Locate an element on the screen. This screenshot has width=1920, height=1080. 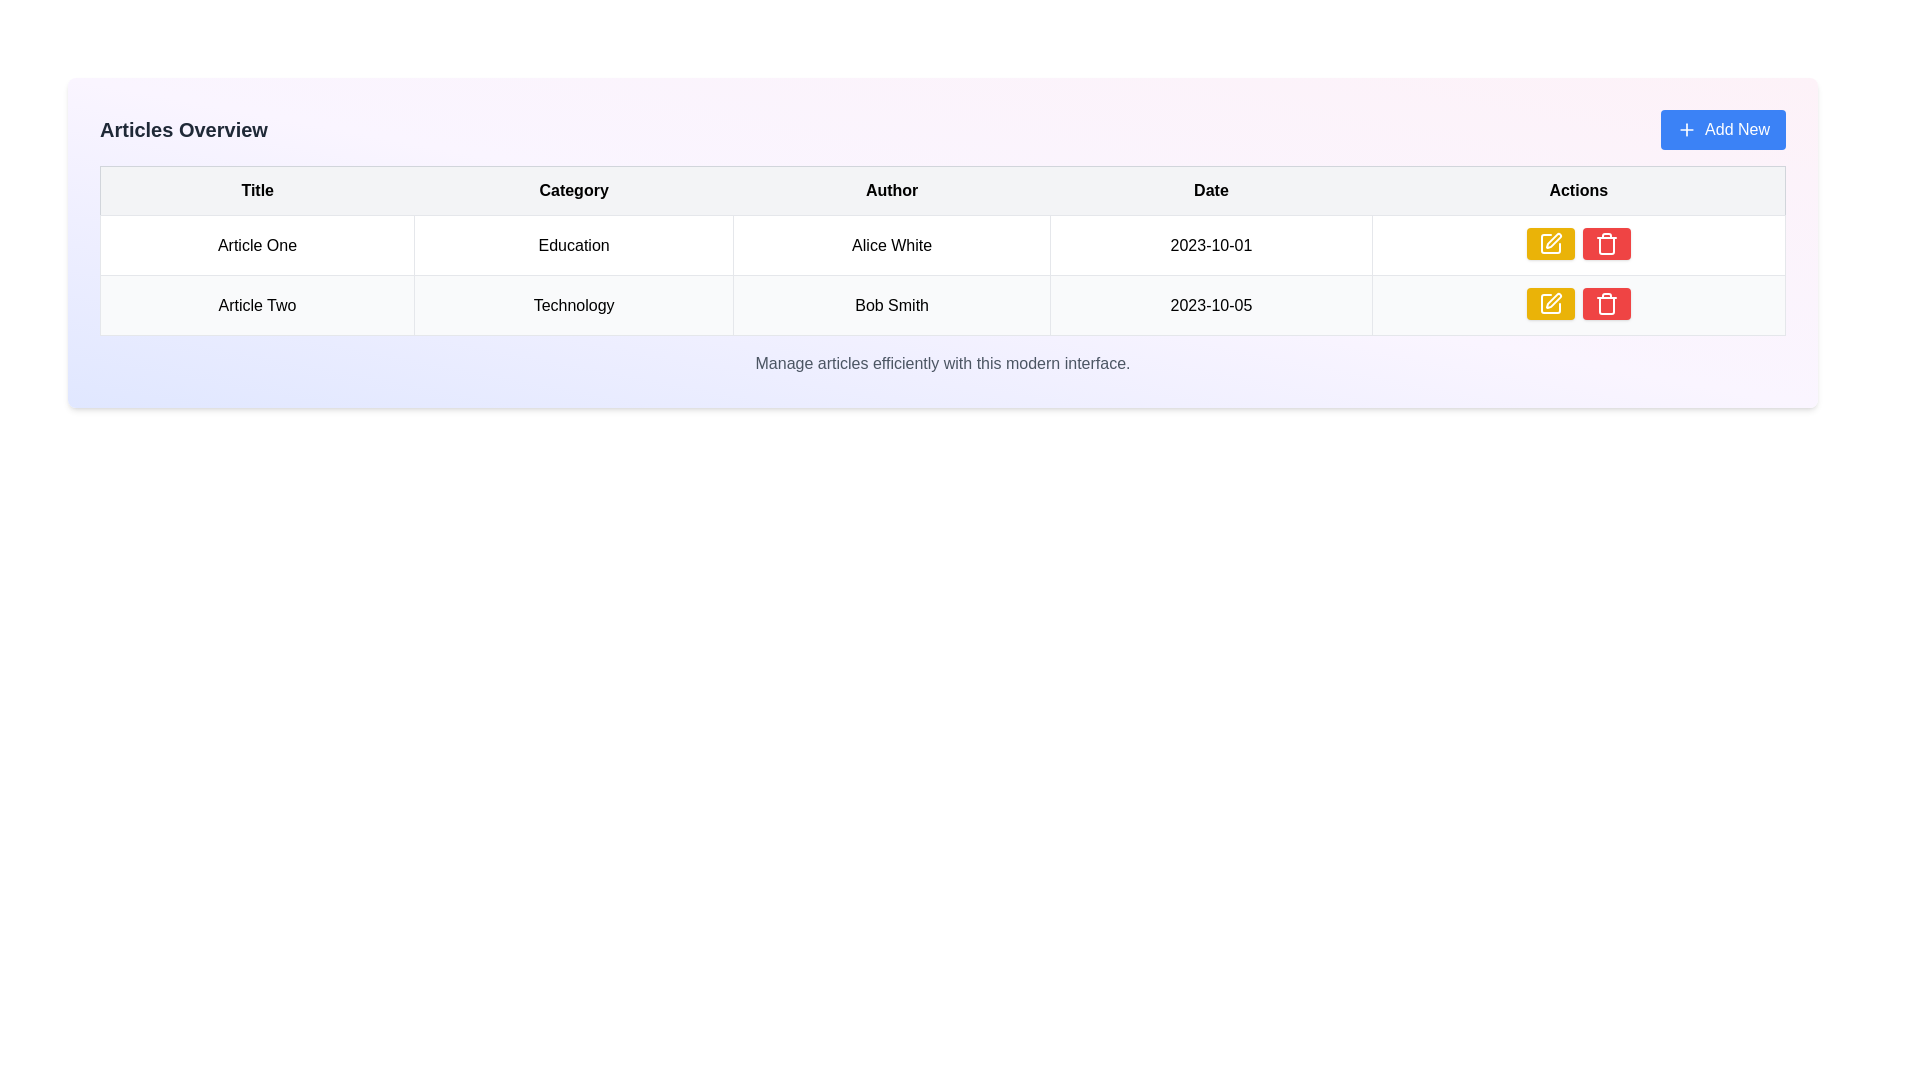
the small plus sign icon that is part of the blue rectangular 'Add New' button located at the top-right corner of the interface is located at coordinates (1686, 130).